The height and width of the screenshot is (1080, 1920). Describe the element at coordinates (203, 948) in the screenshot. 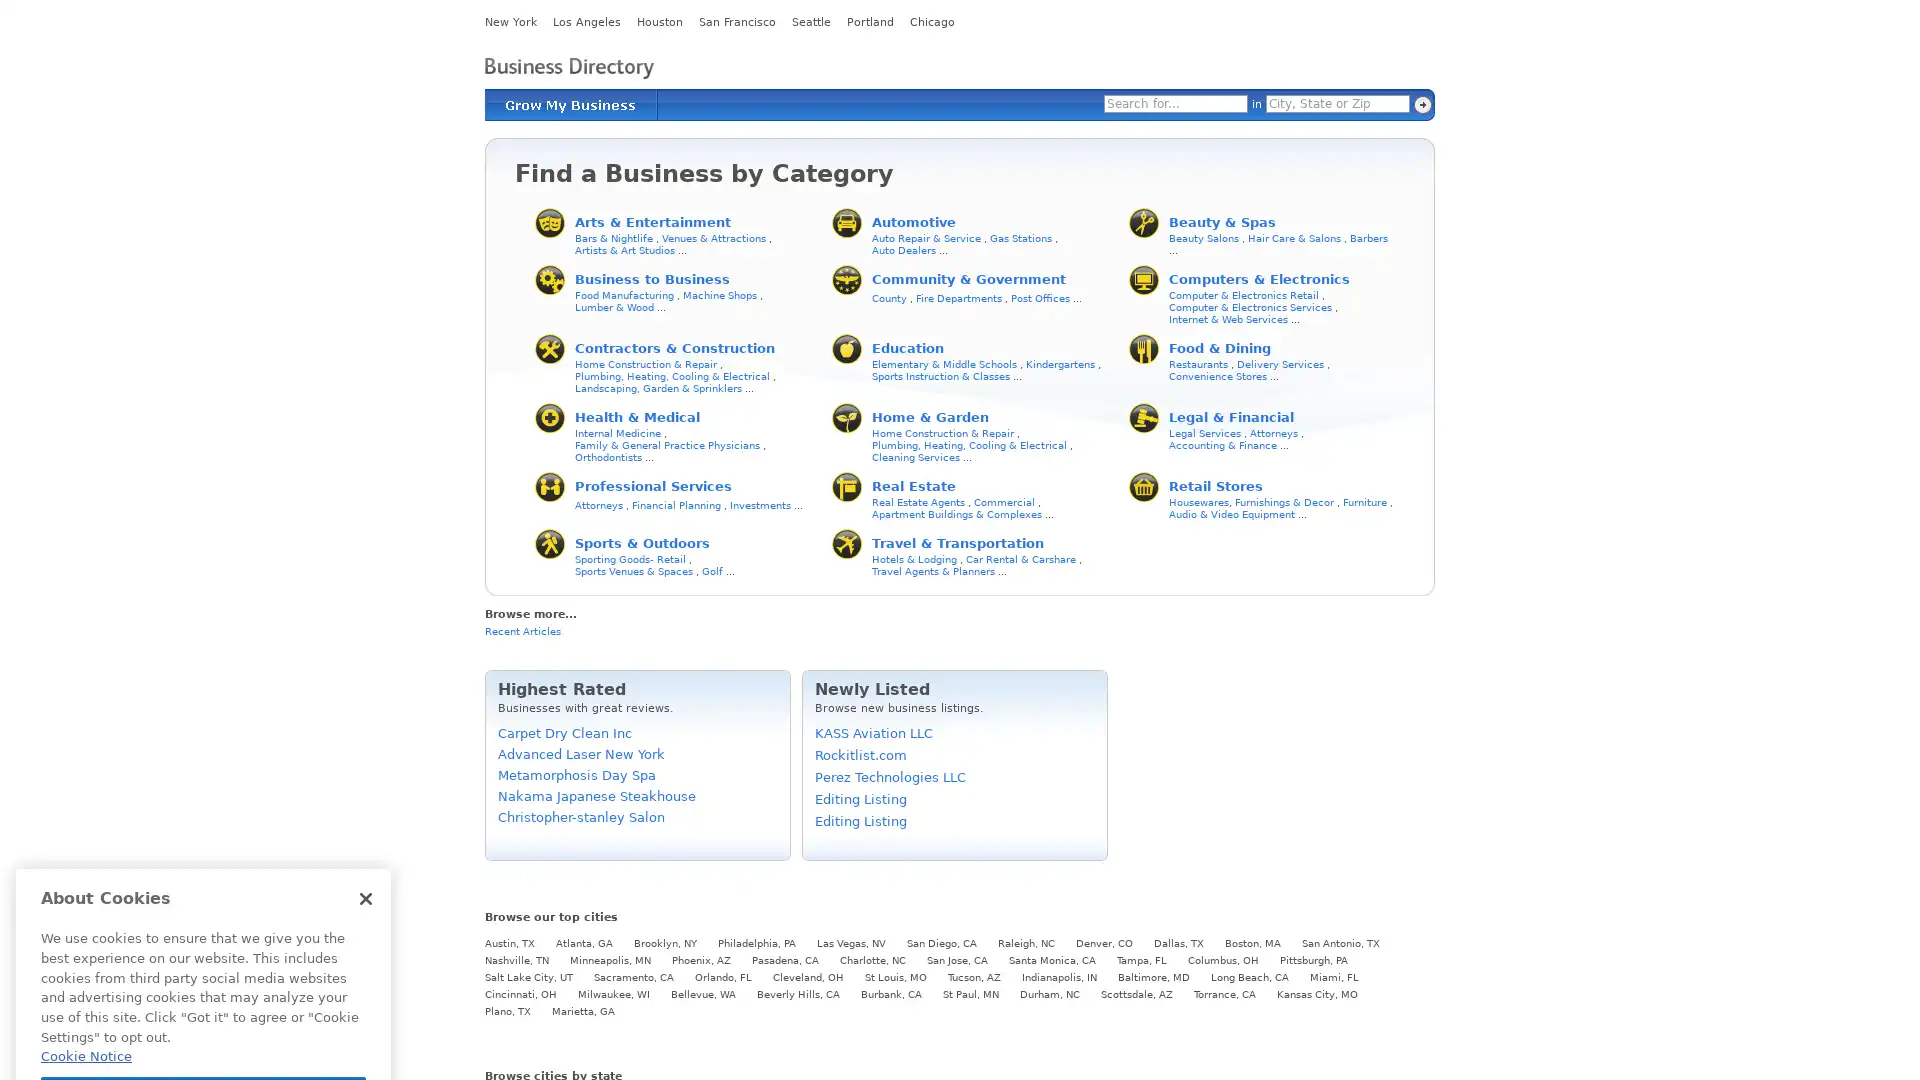

I see `Got It` at that location.